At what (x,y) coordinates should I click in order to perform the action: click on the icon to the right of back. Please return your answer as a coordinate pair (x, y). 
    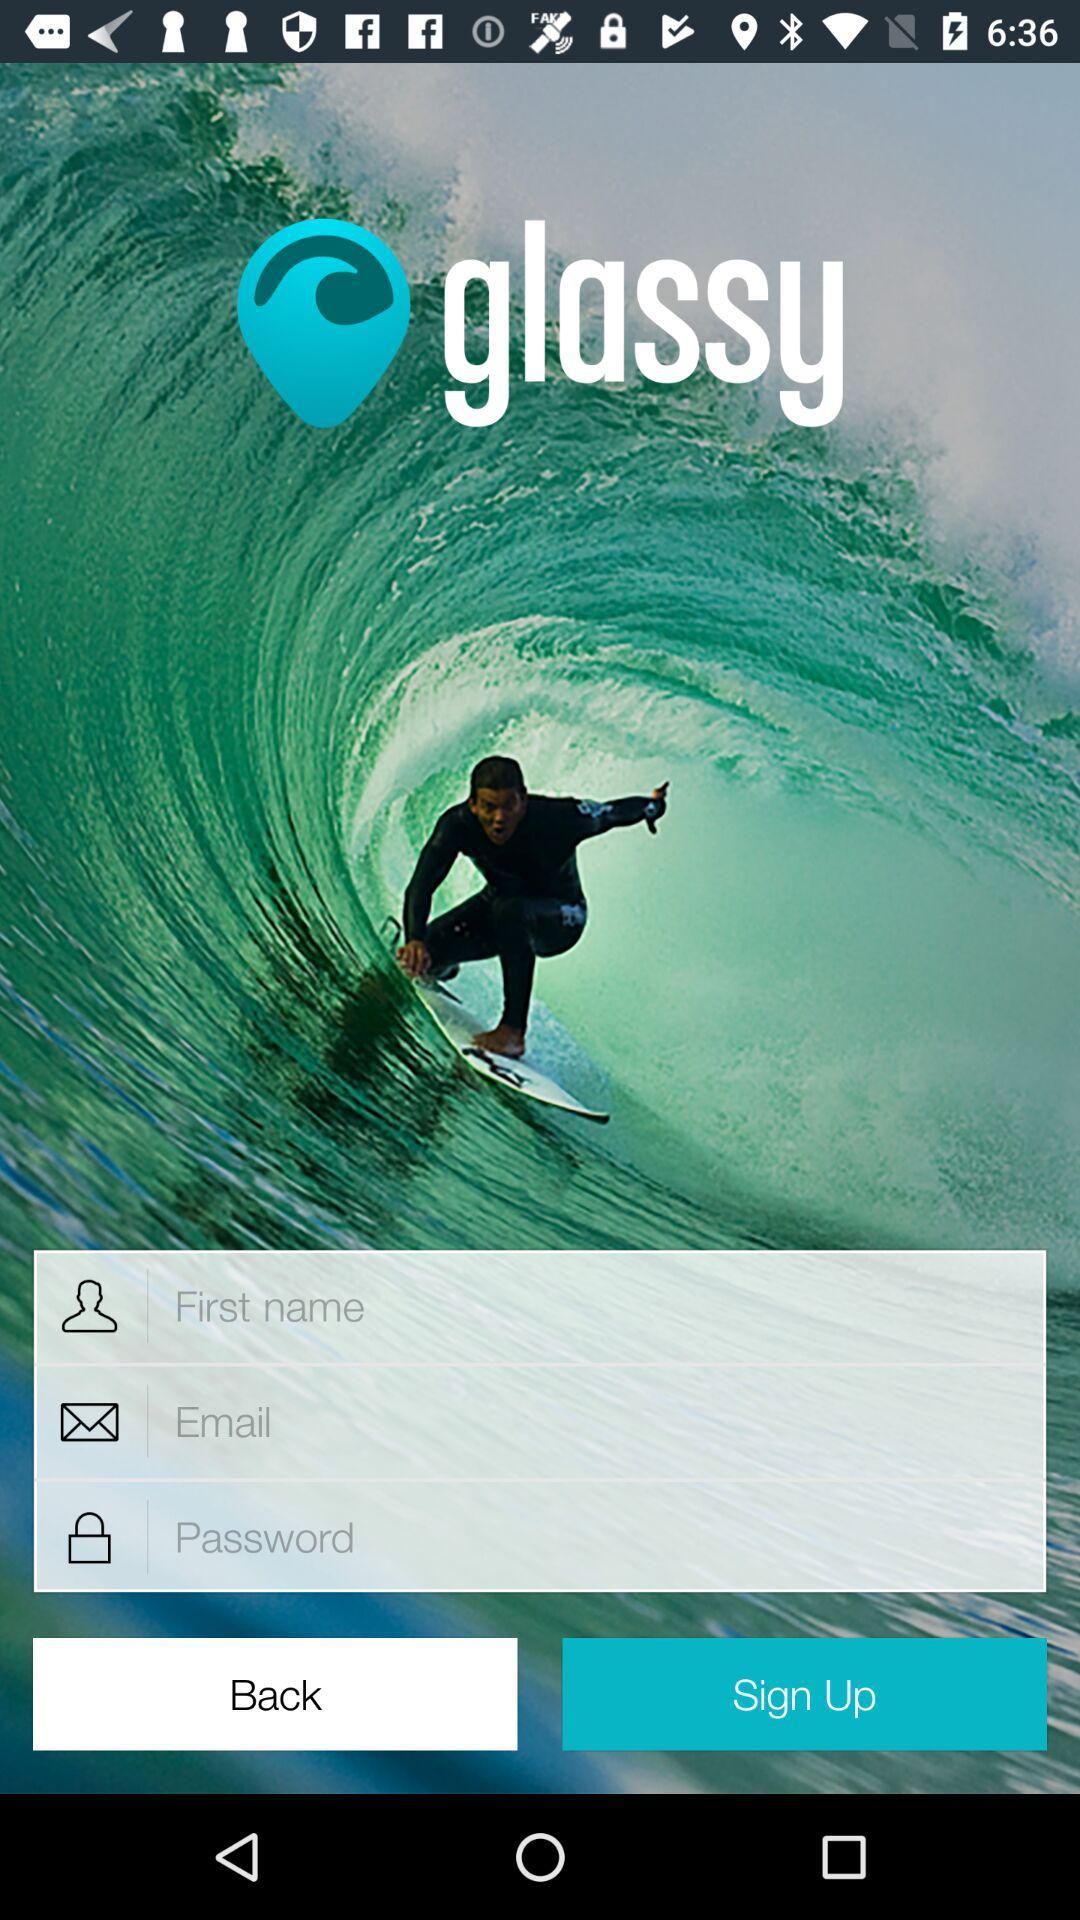
    Looking at the image, I should click on (803, 1693).